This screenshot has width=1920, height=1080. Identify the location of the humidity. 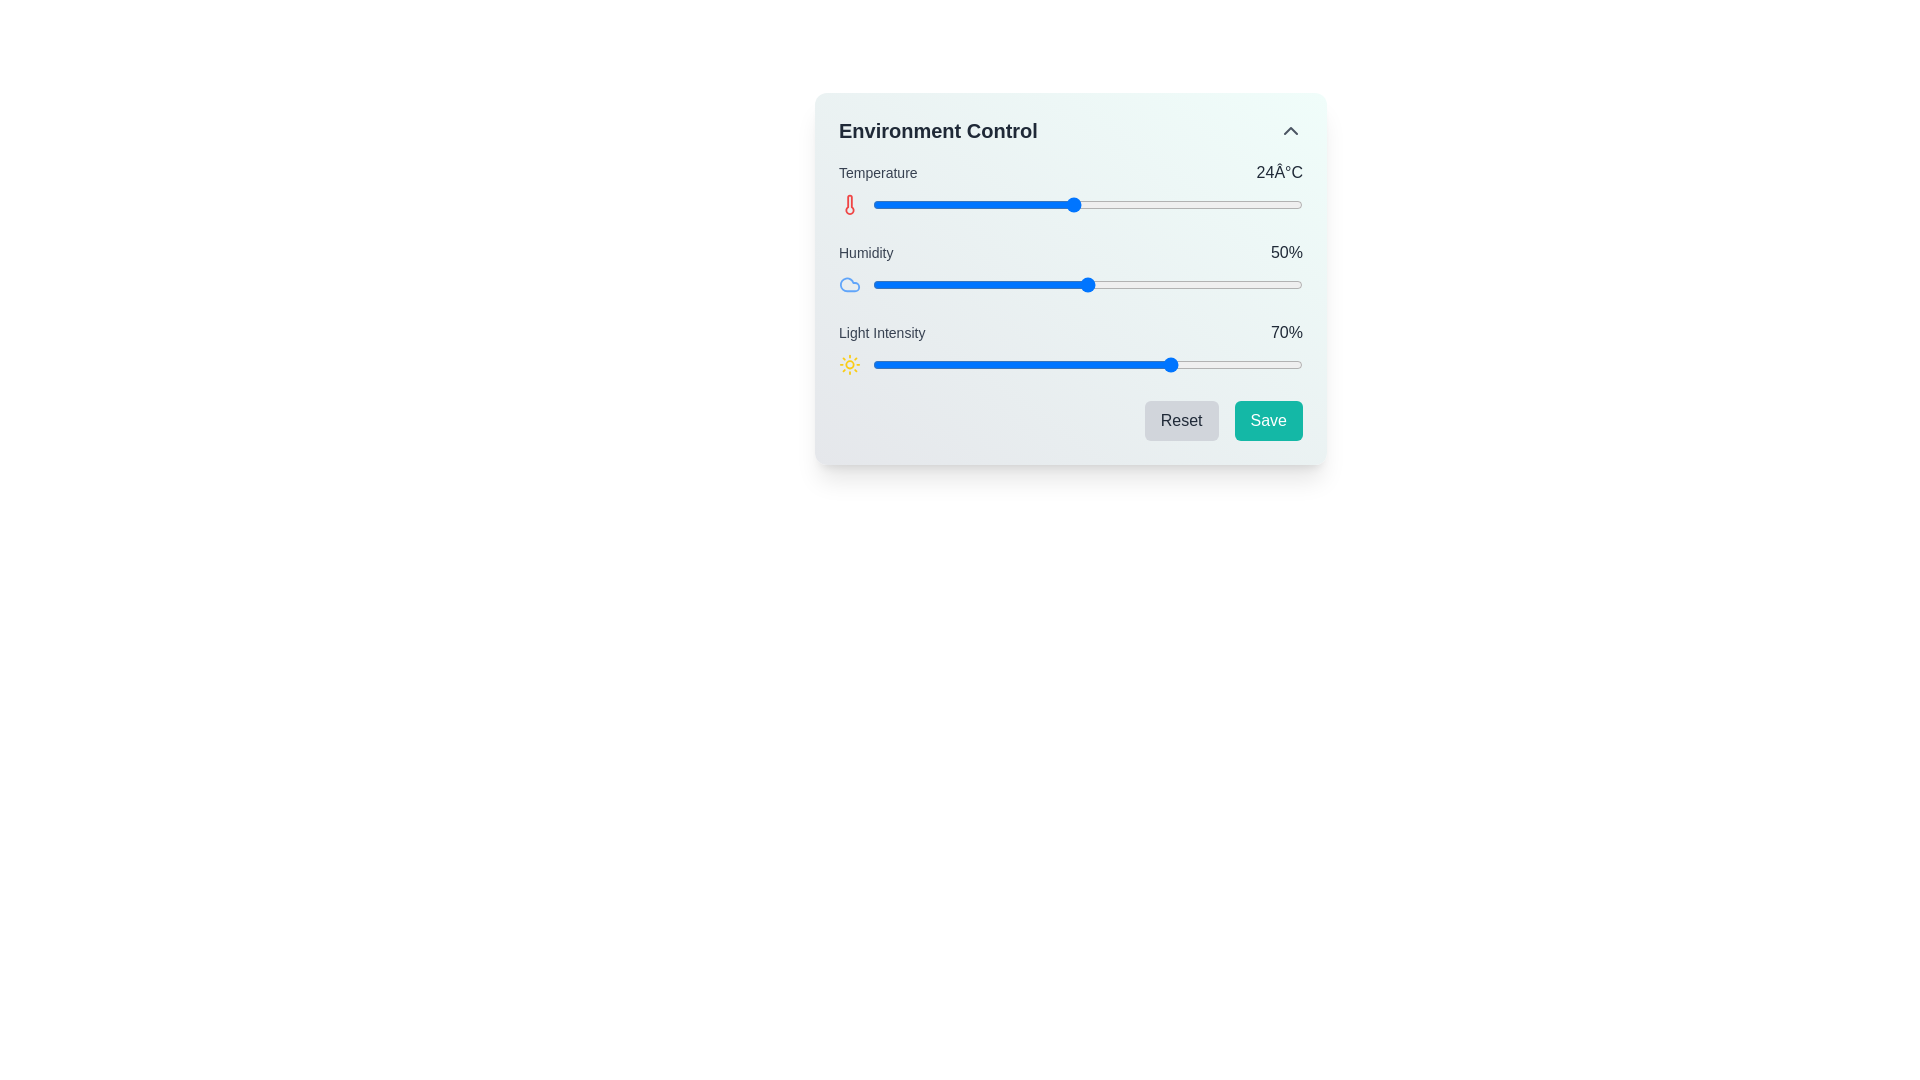
(910, 285).